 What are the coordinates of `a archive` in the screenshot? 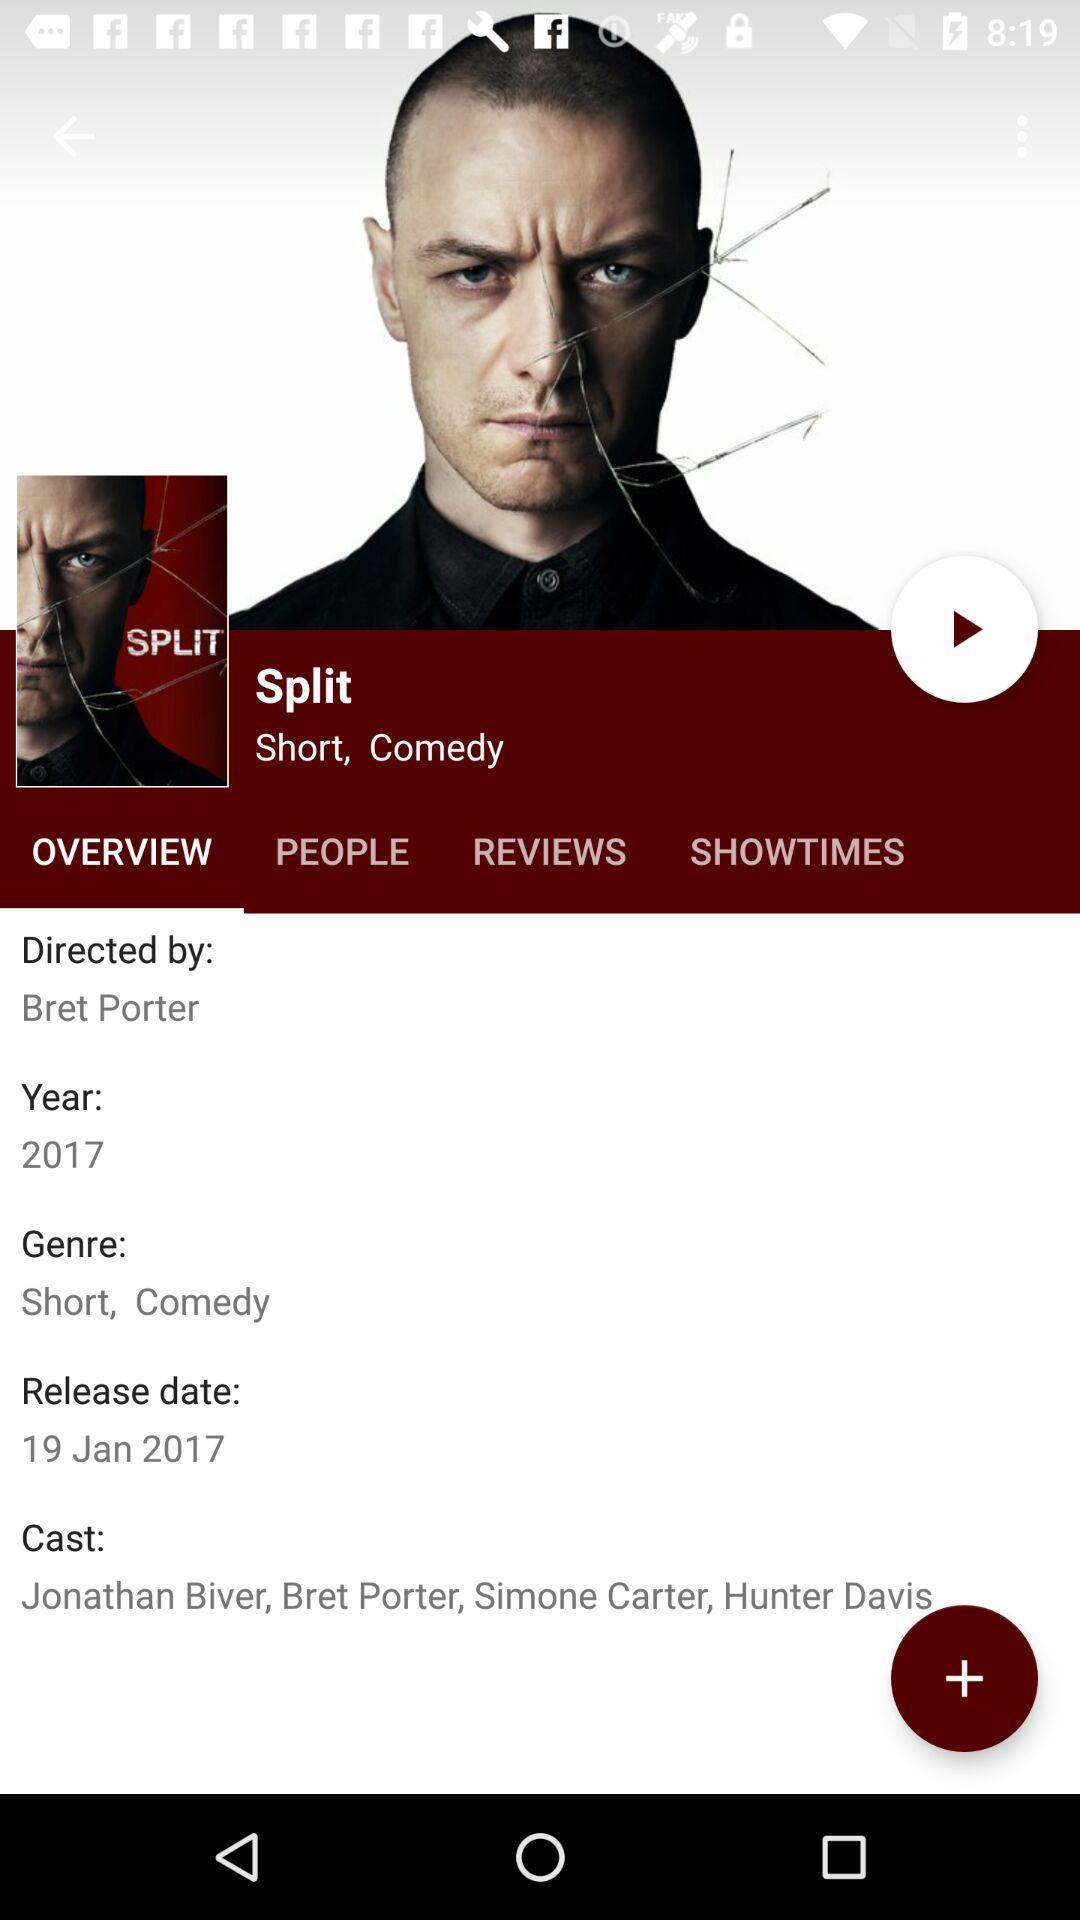 It's located at (963, 1678).